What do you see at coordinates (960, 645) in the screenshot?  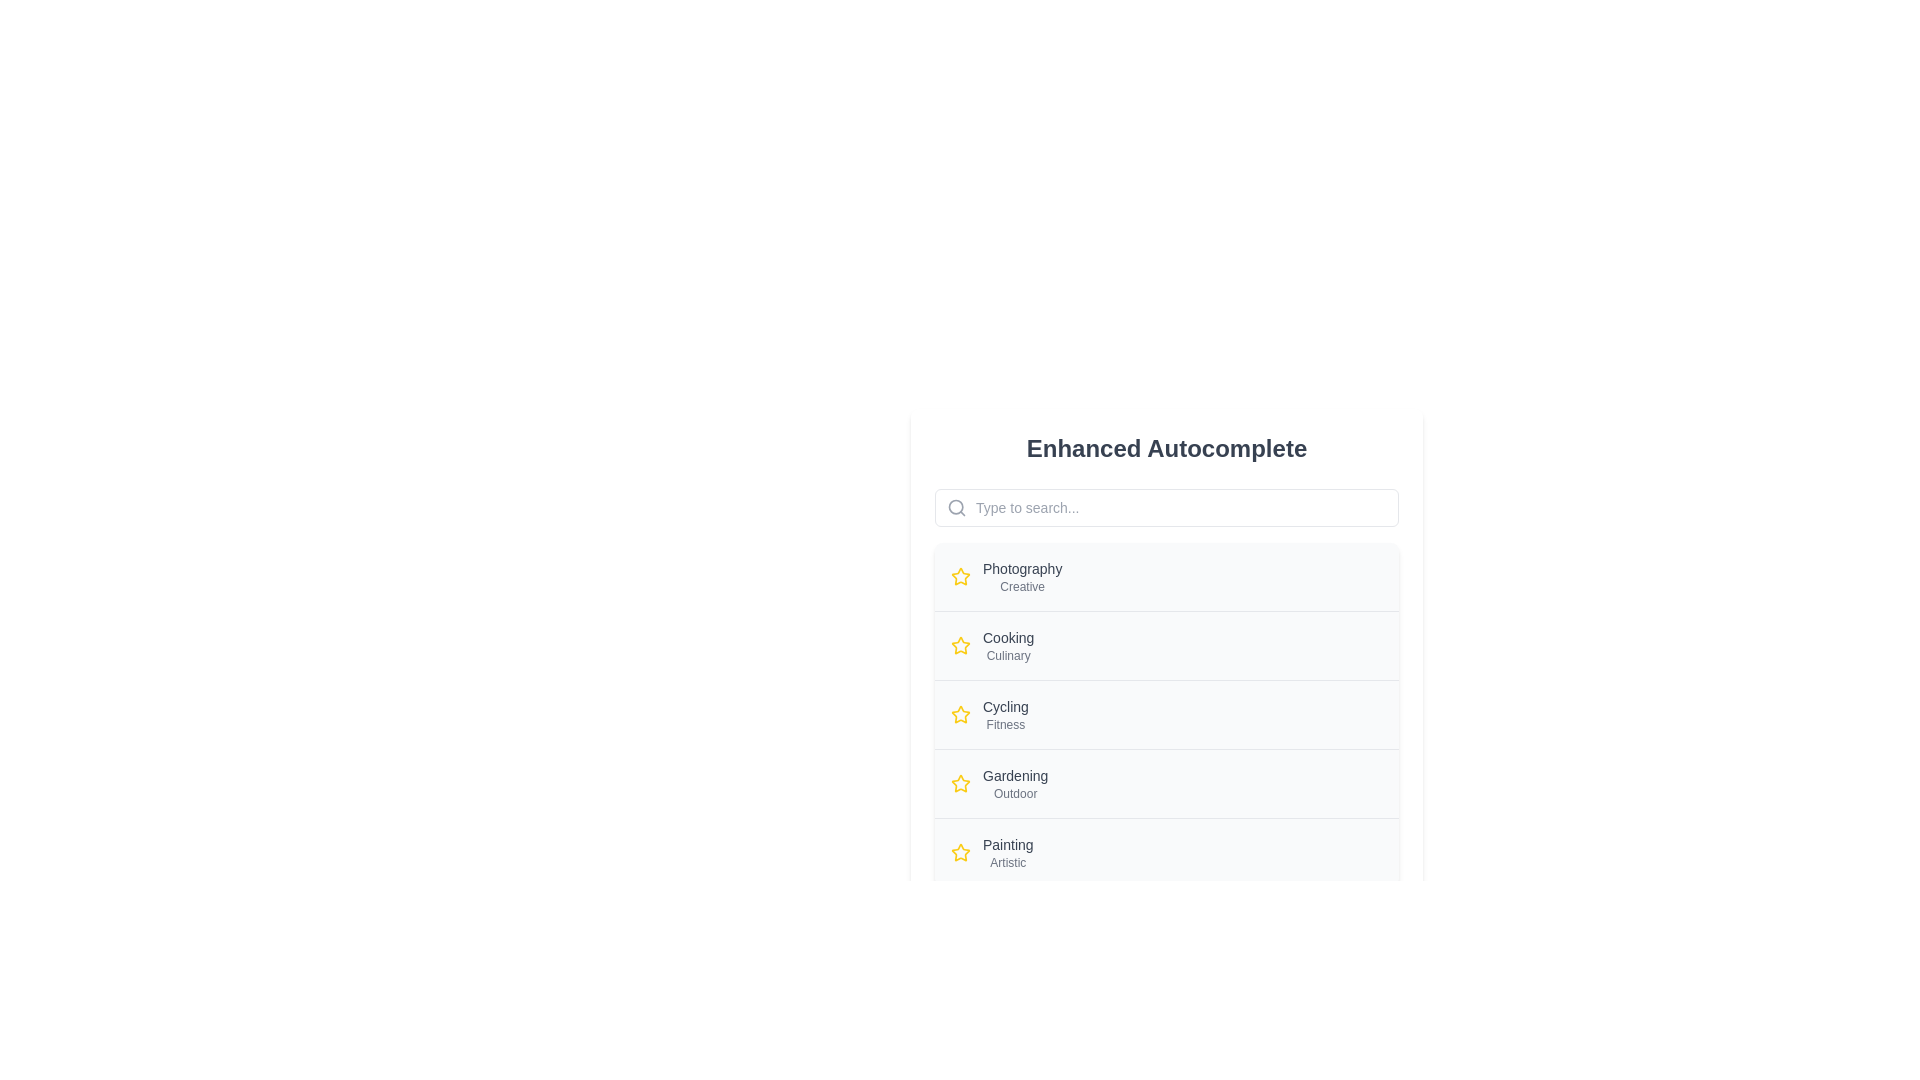 I see `the yellow star-shaped icon located to the left of the 'Cooking' list item, which is the second entry in the vertical list` at bounding box center [960, 645].